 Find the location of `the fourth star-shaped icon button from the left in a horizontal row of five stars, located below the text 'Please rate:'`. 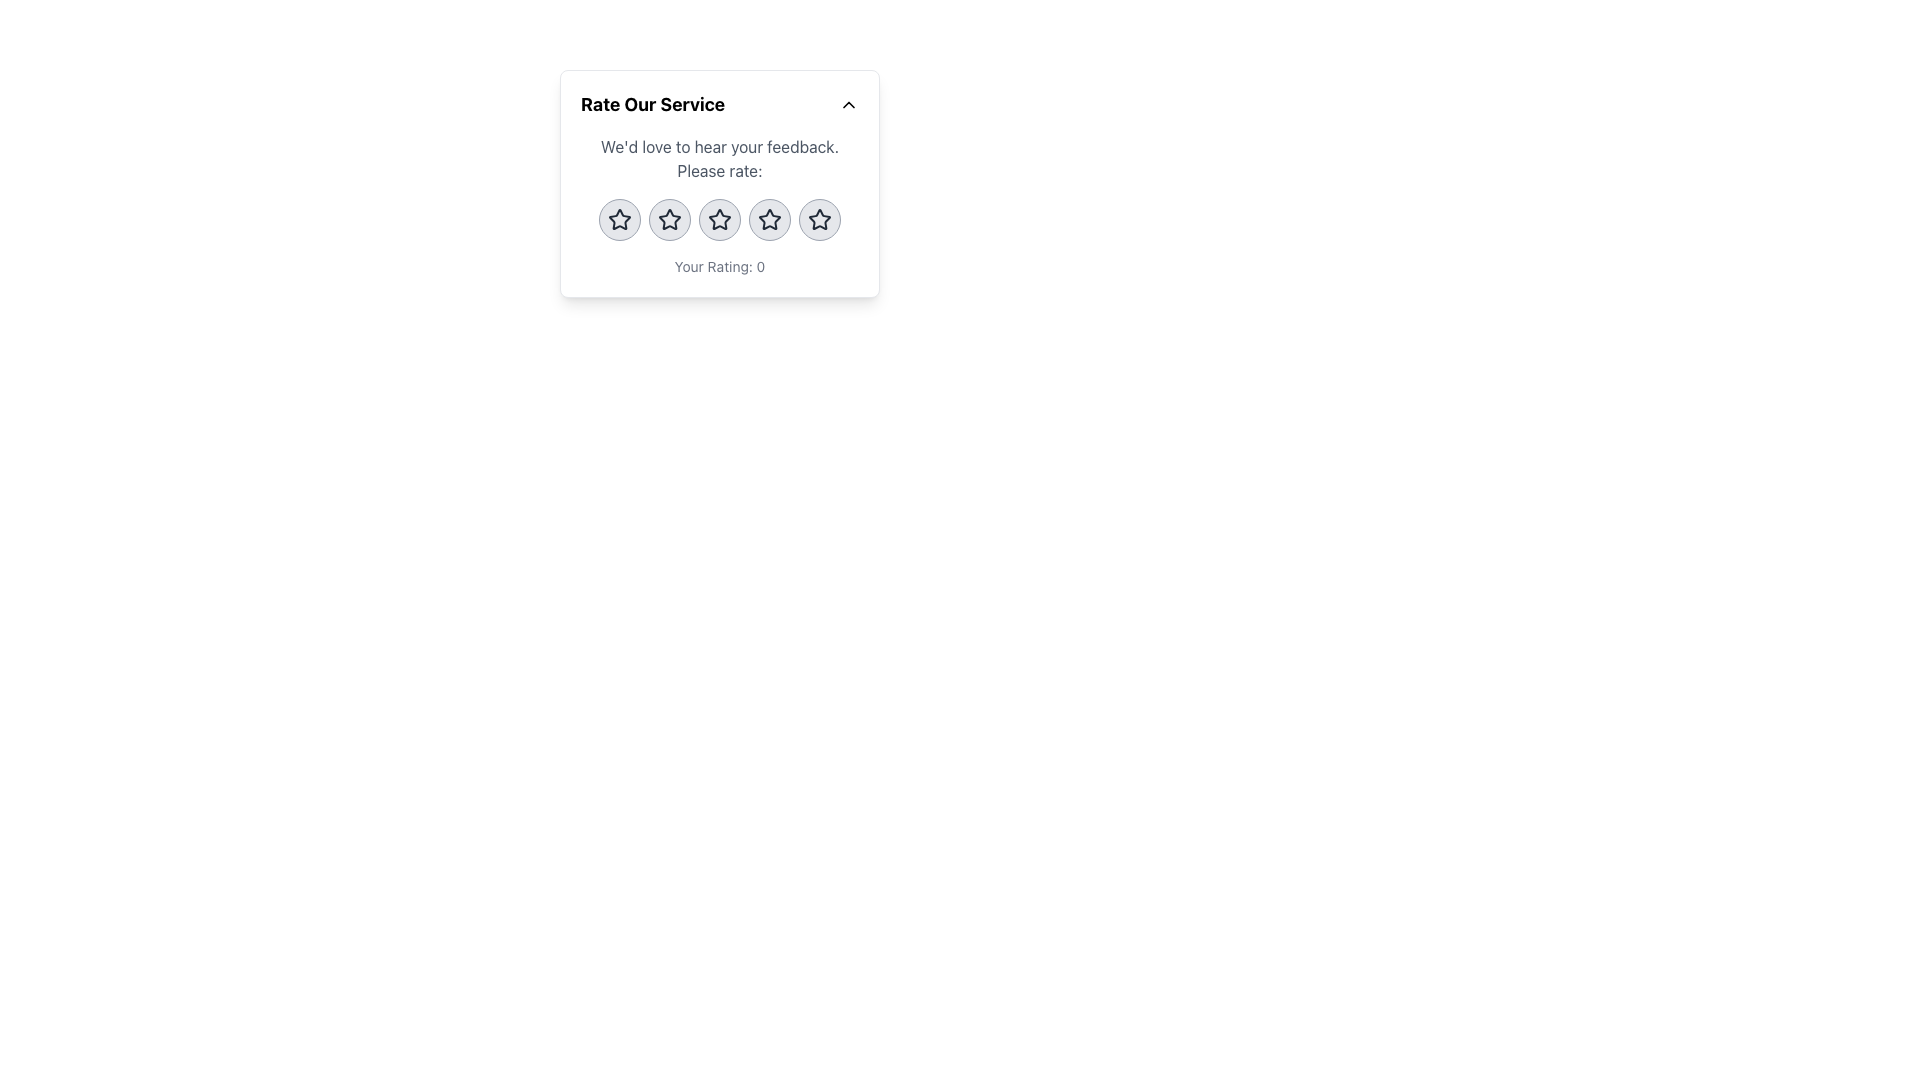

the fourth star-shaped icon button from the left in a horizontal row of five stars, located below the text 'Please rate:' is located at coordinates (768, 219).